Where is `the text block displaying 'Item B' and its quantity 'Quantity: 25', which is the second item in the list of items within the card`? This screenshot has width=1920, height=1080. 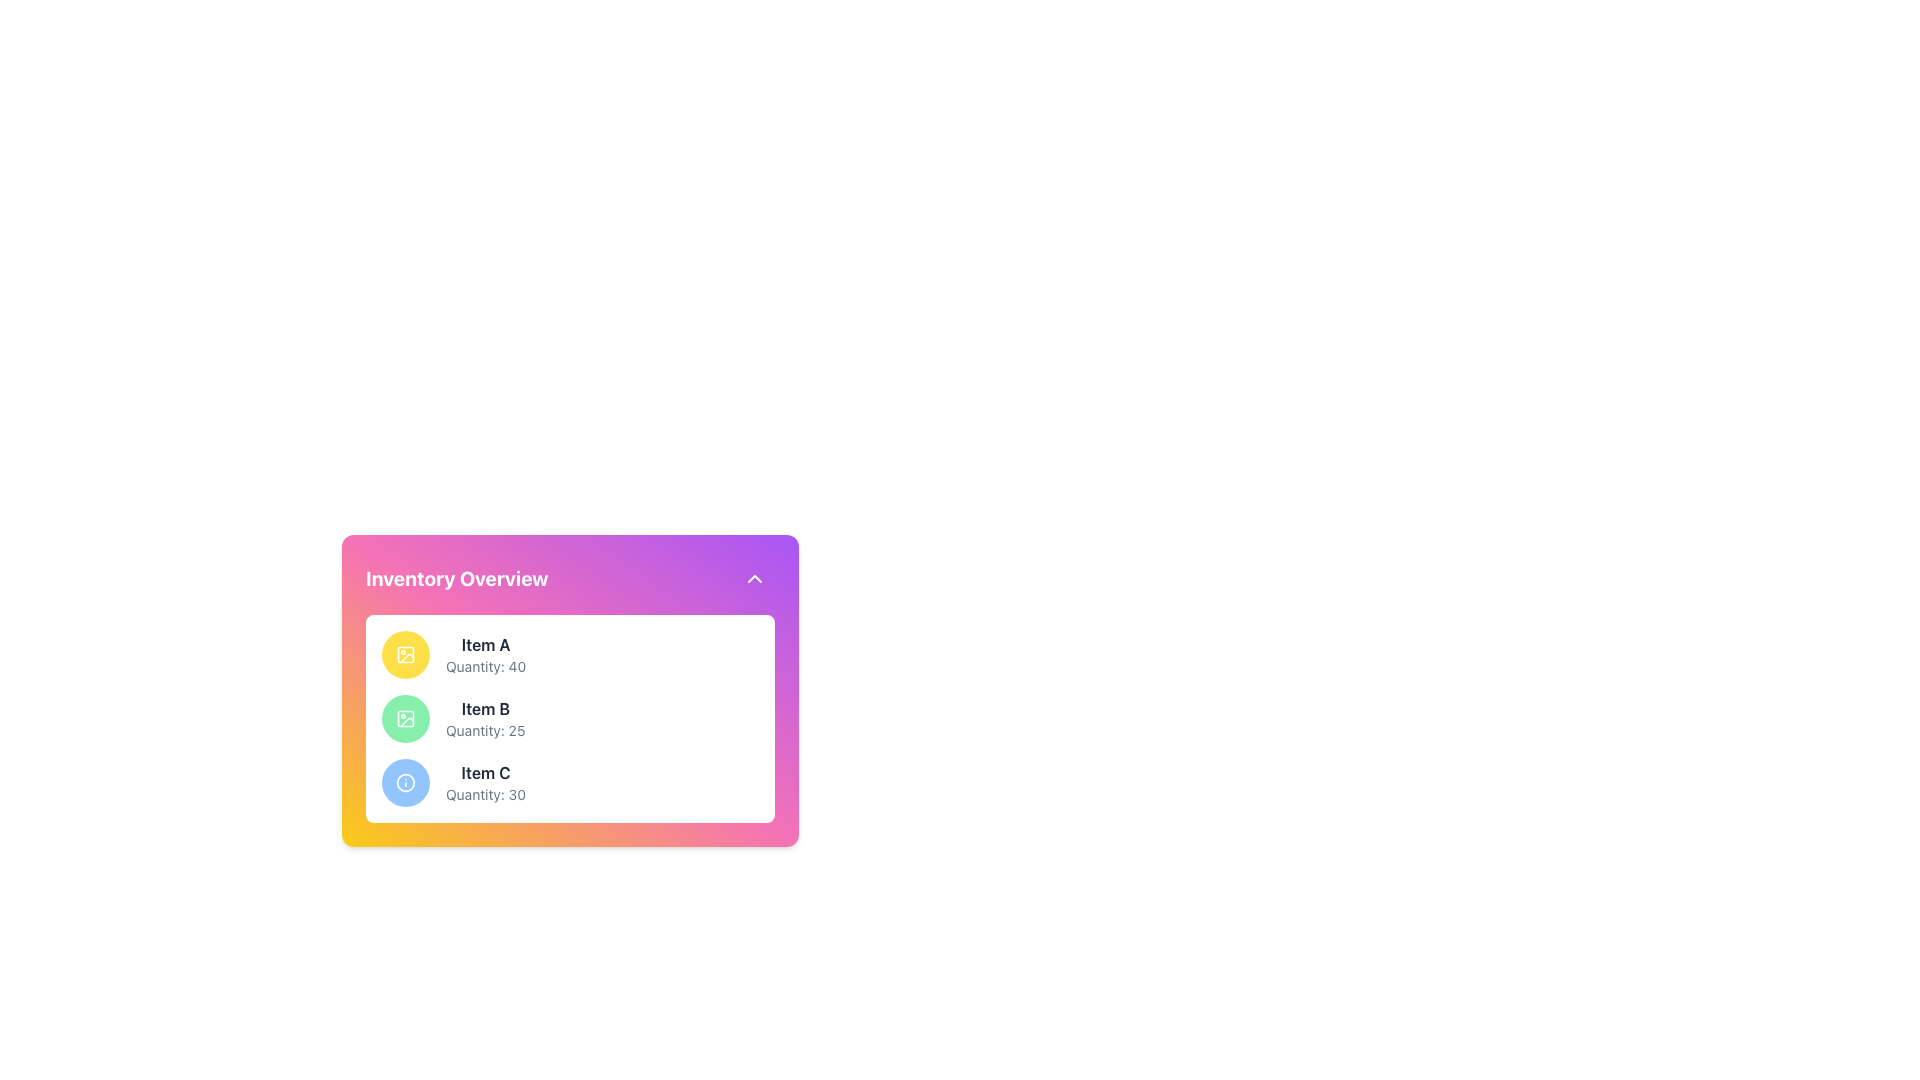
the text block displaying 'Item B' and its quantity 'Quantity: 25', which is the second item in the list of items within the card is located at coordinates (485, 717).